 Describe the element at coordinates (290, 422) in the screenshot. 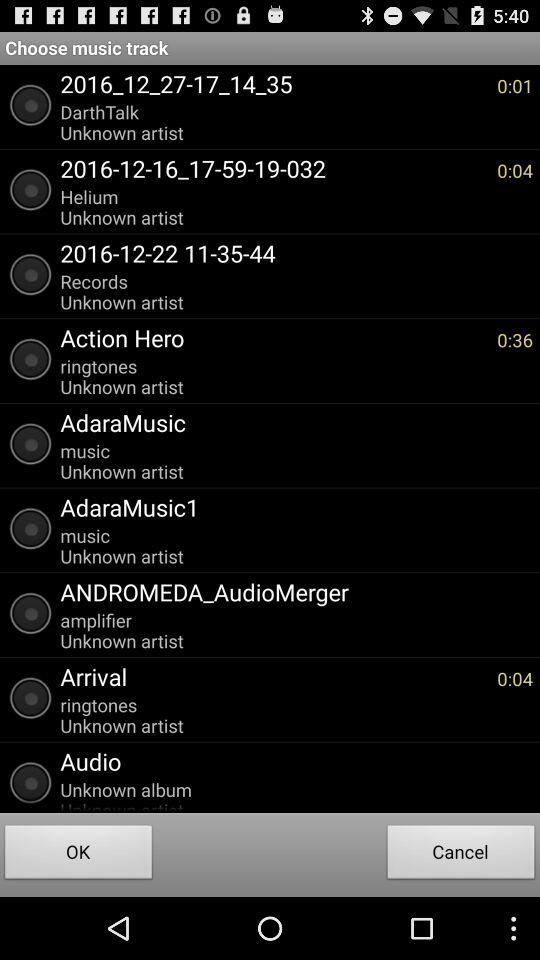

I see `the app below ringtones` at that location.